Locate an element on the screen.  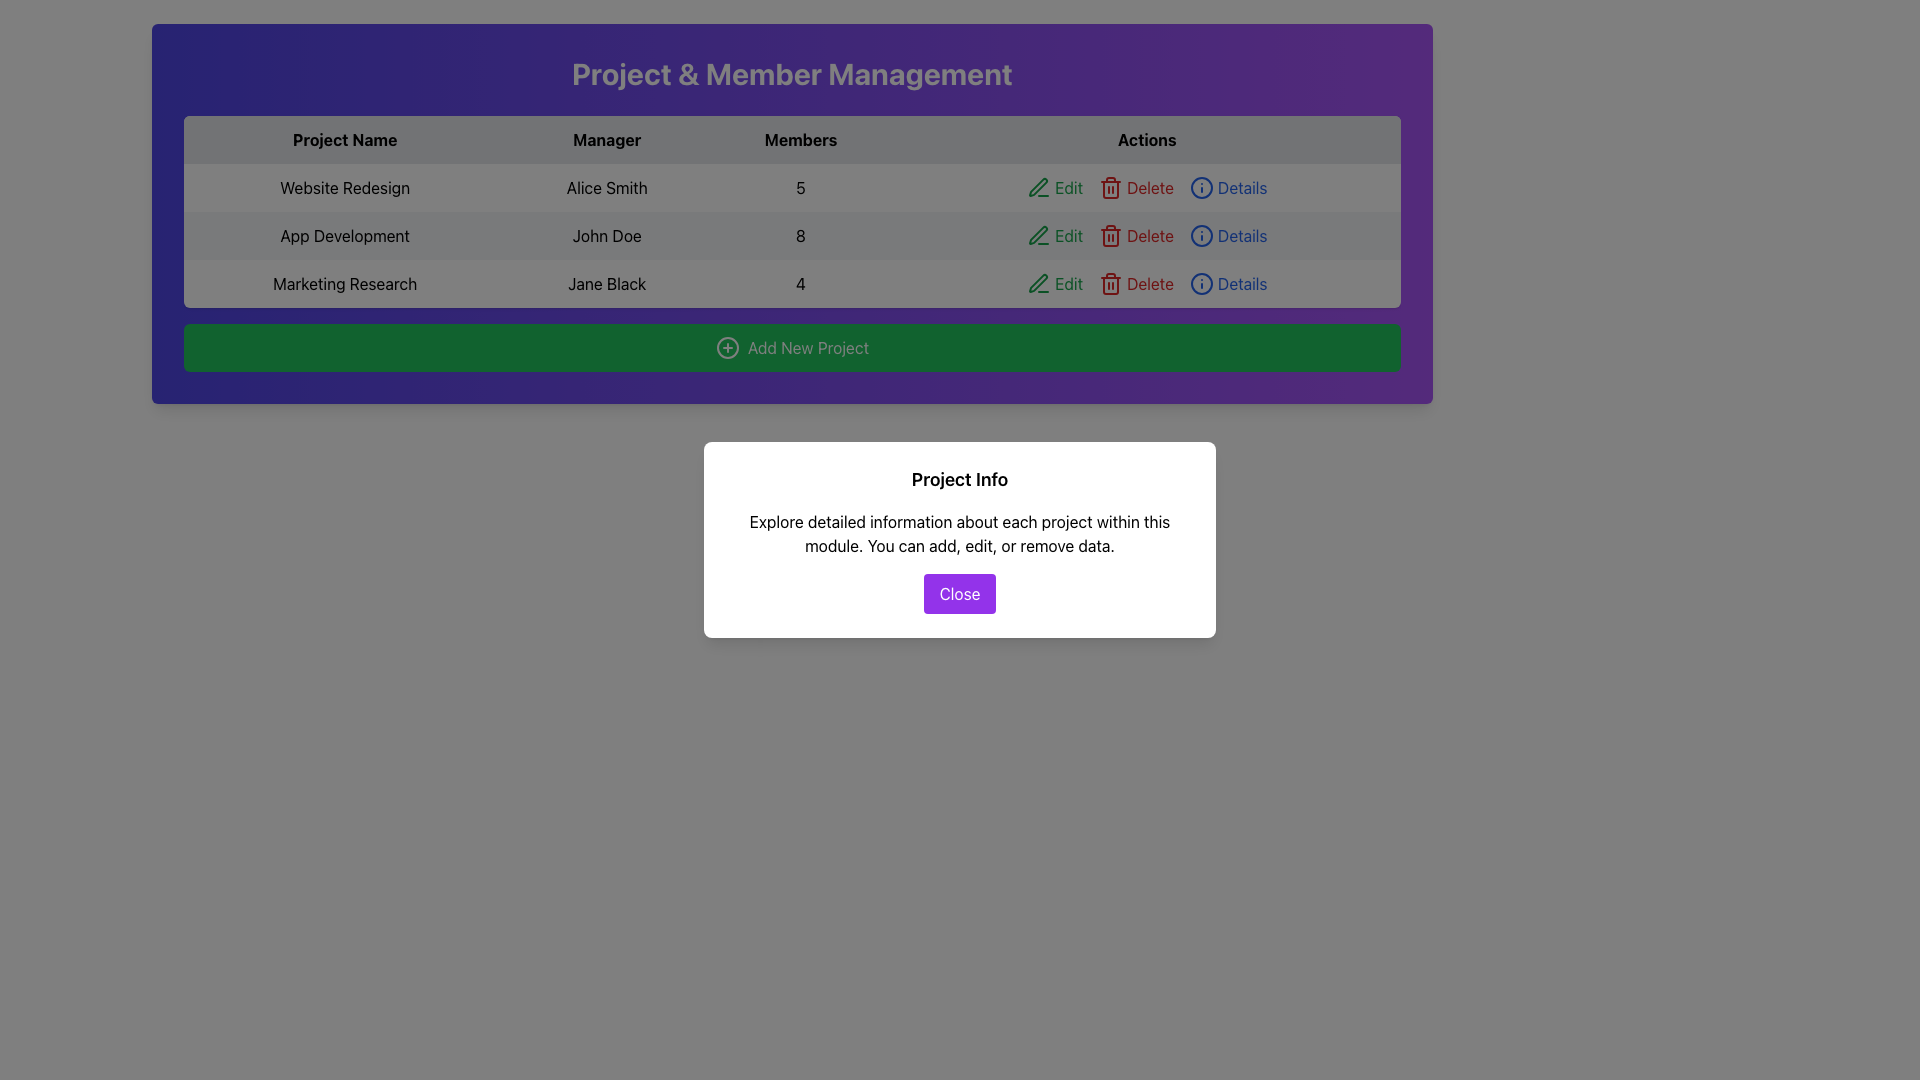
the text element 'Marketing Research' located in the first column of the third row under the 'Project Name' column of the table, which has a light gray background is located at coordinates (345, 284).